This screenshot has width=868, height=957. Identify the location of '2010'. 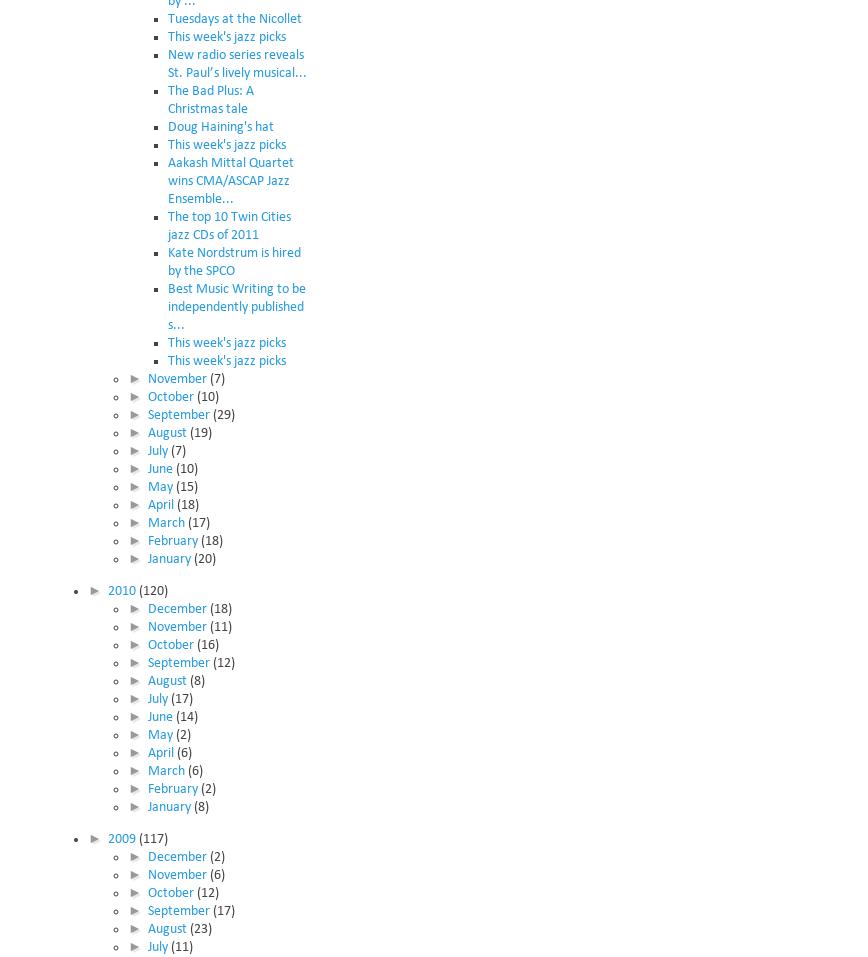
(122, 589).